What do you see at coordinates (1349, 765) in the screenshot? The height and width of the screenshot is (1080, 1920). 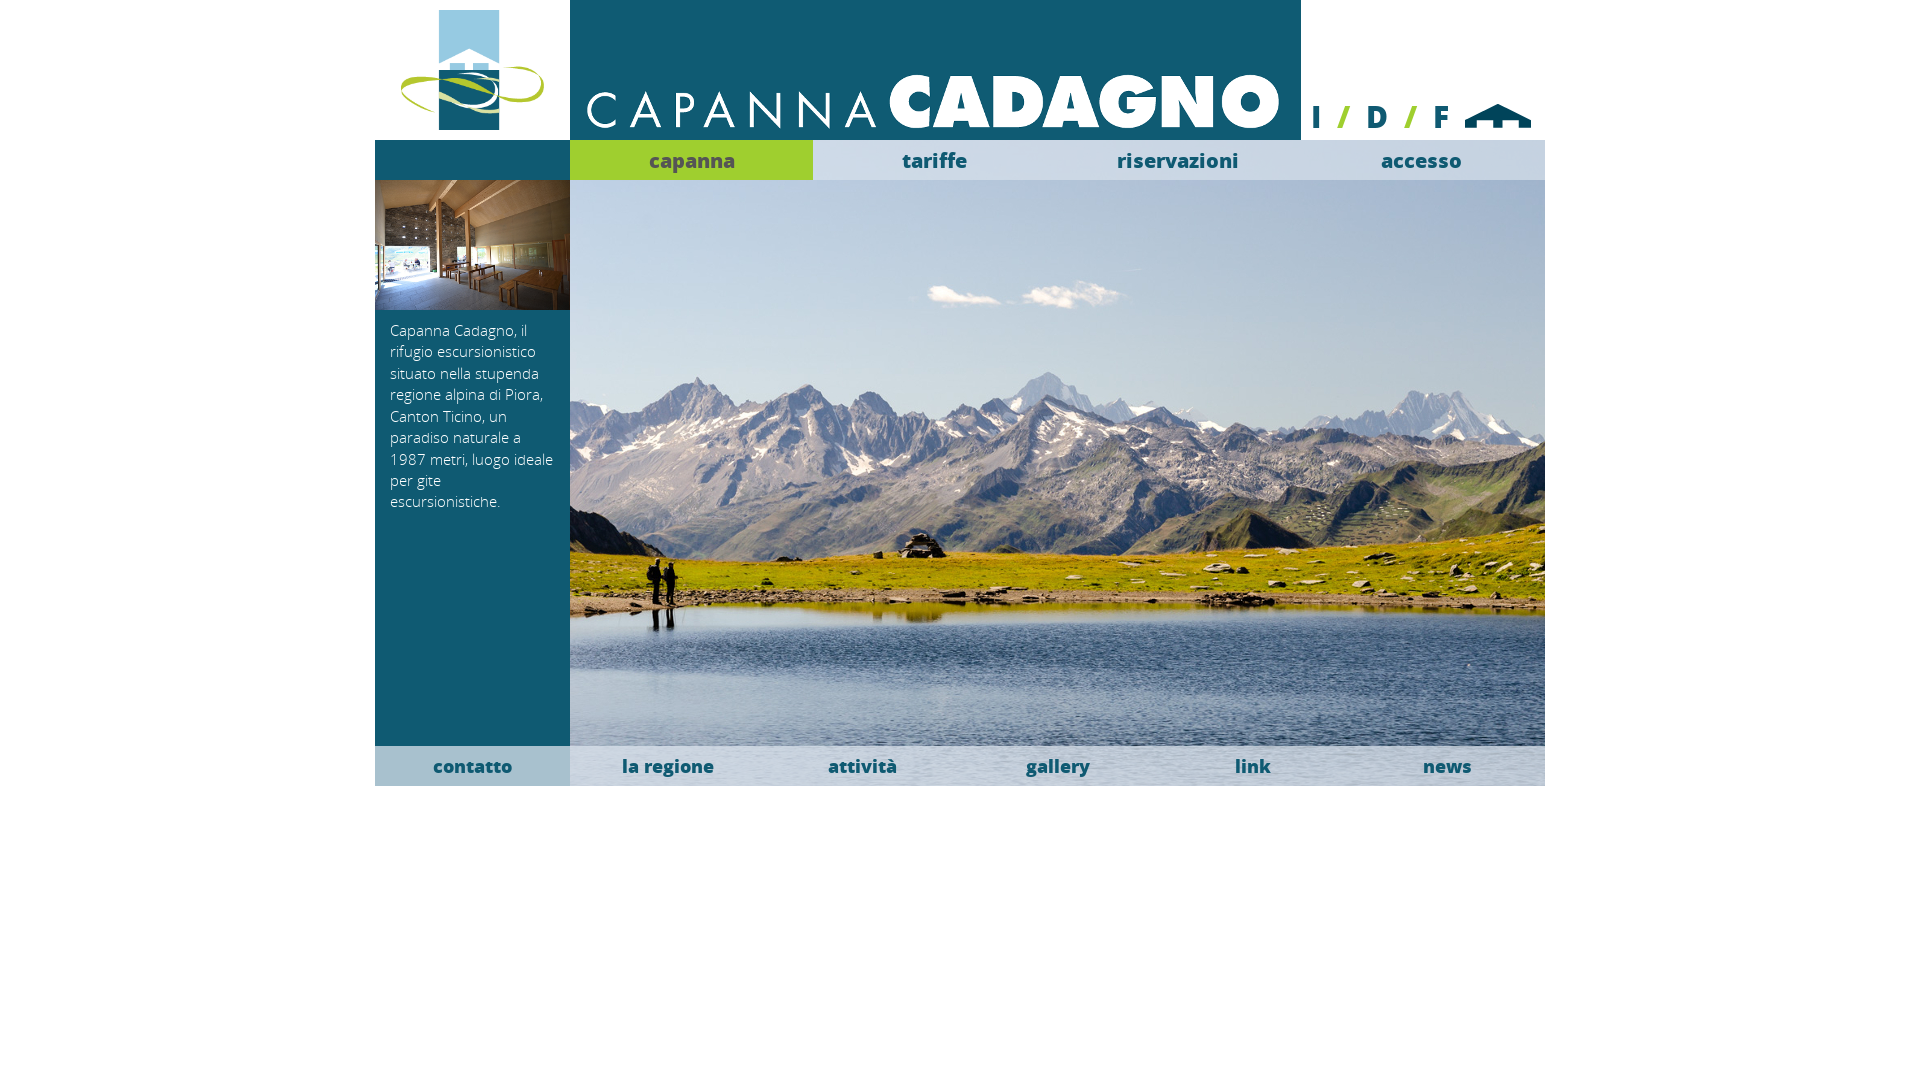 I see `'news'` at bounding box center [1349, 765].